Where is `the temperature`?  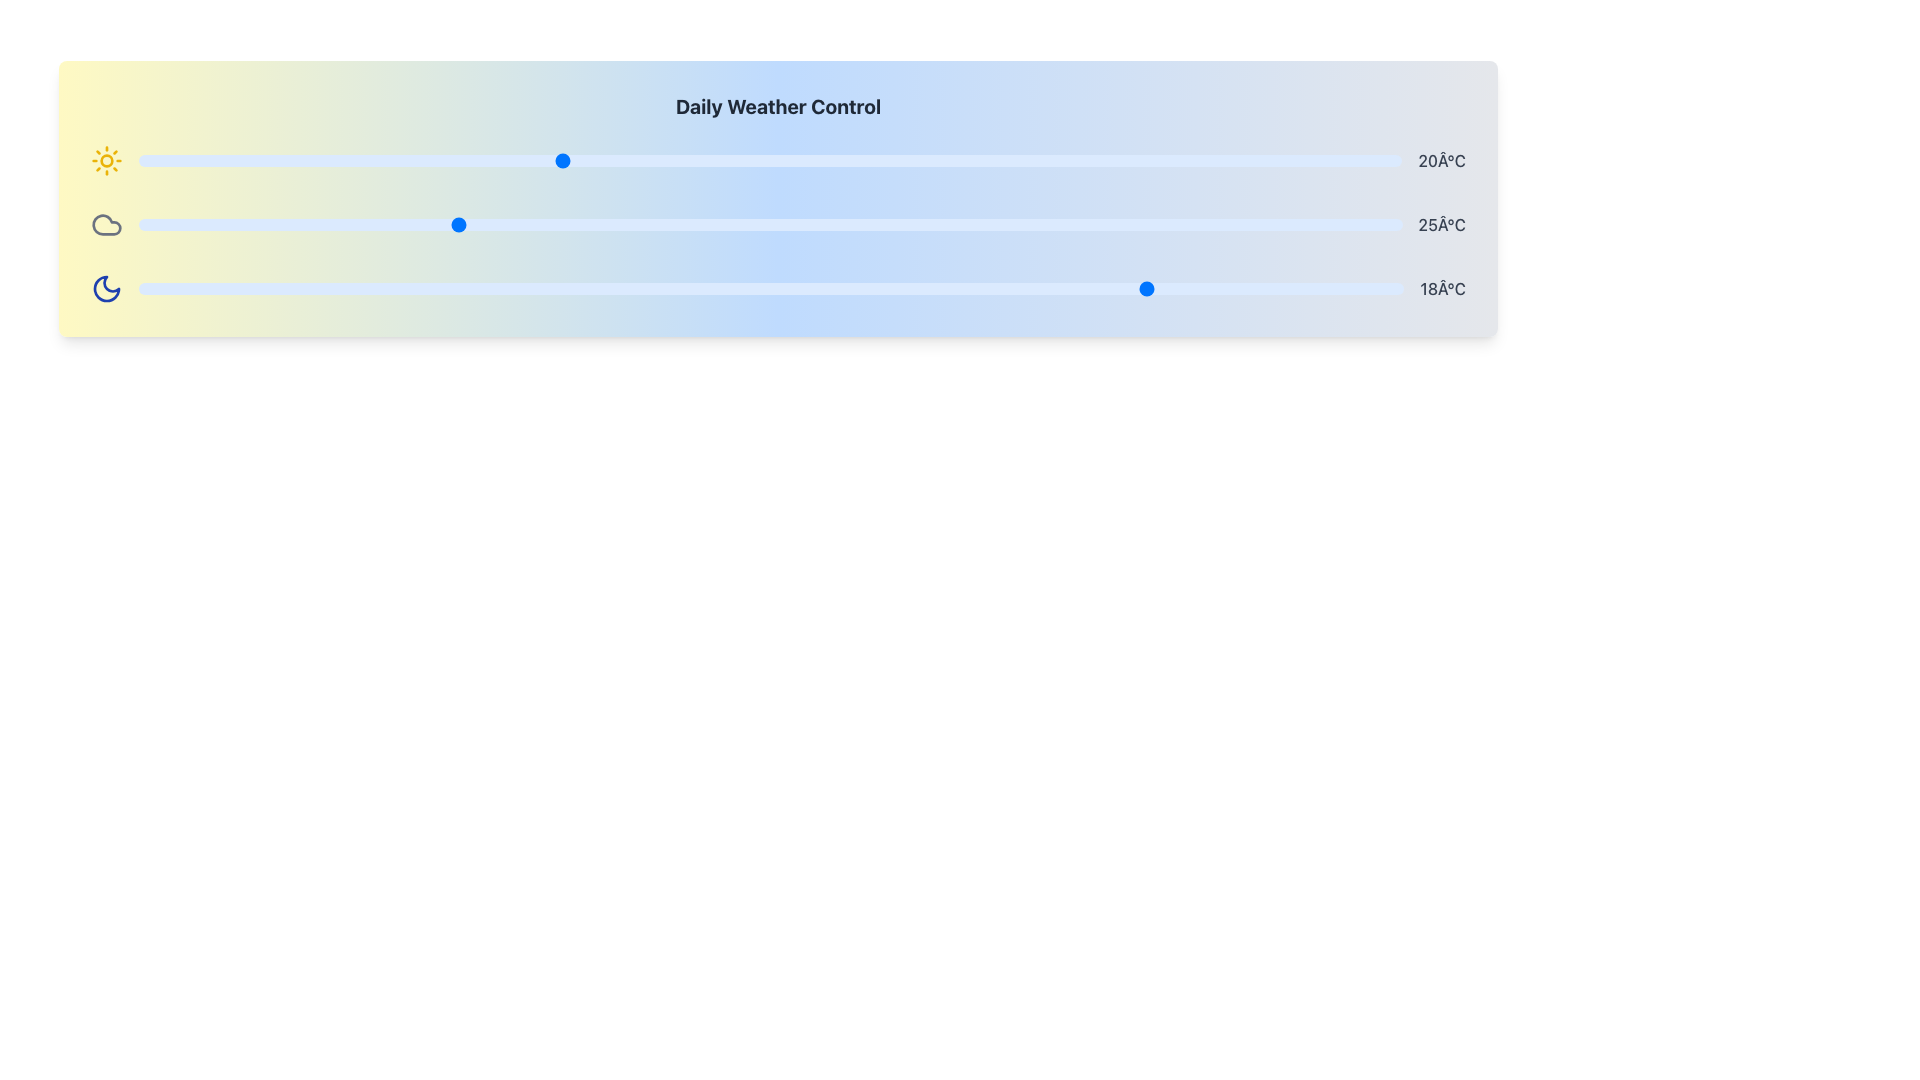 the temperature is located at coordinates (644, 224).